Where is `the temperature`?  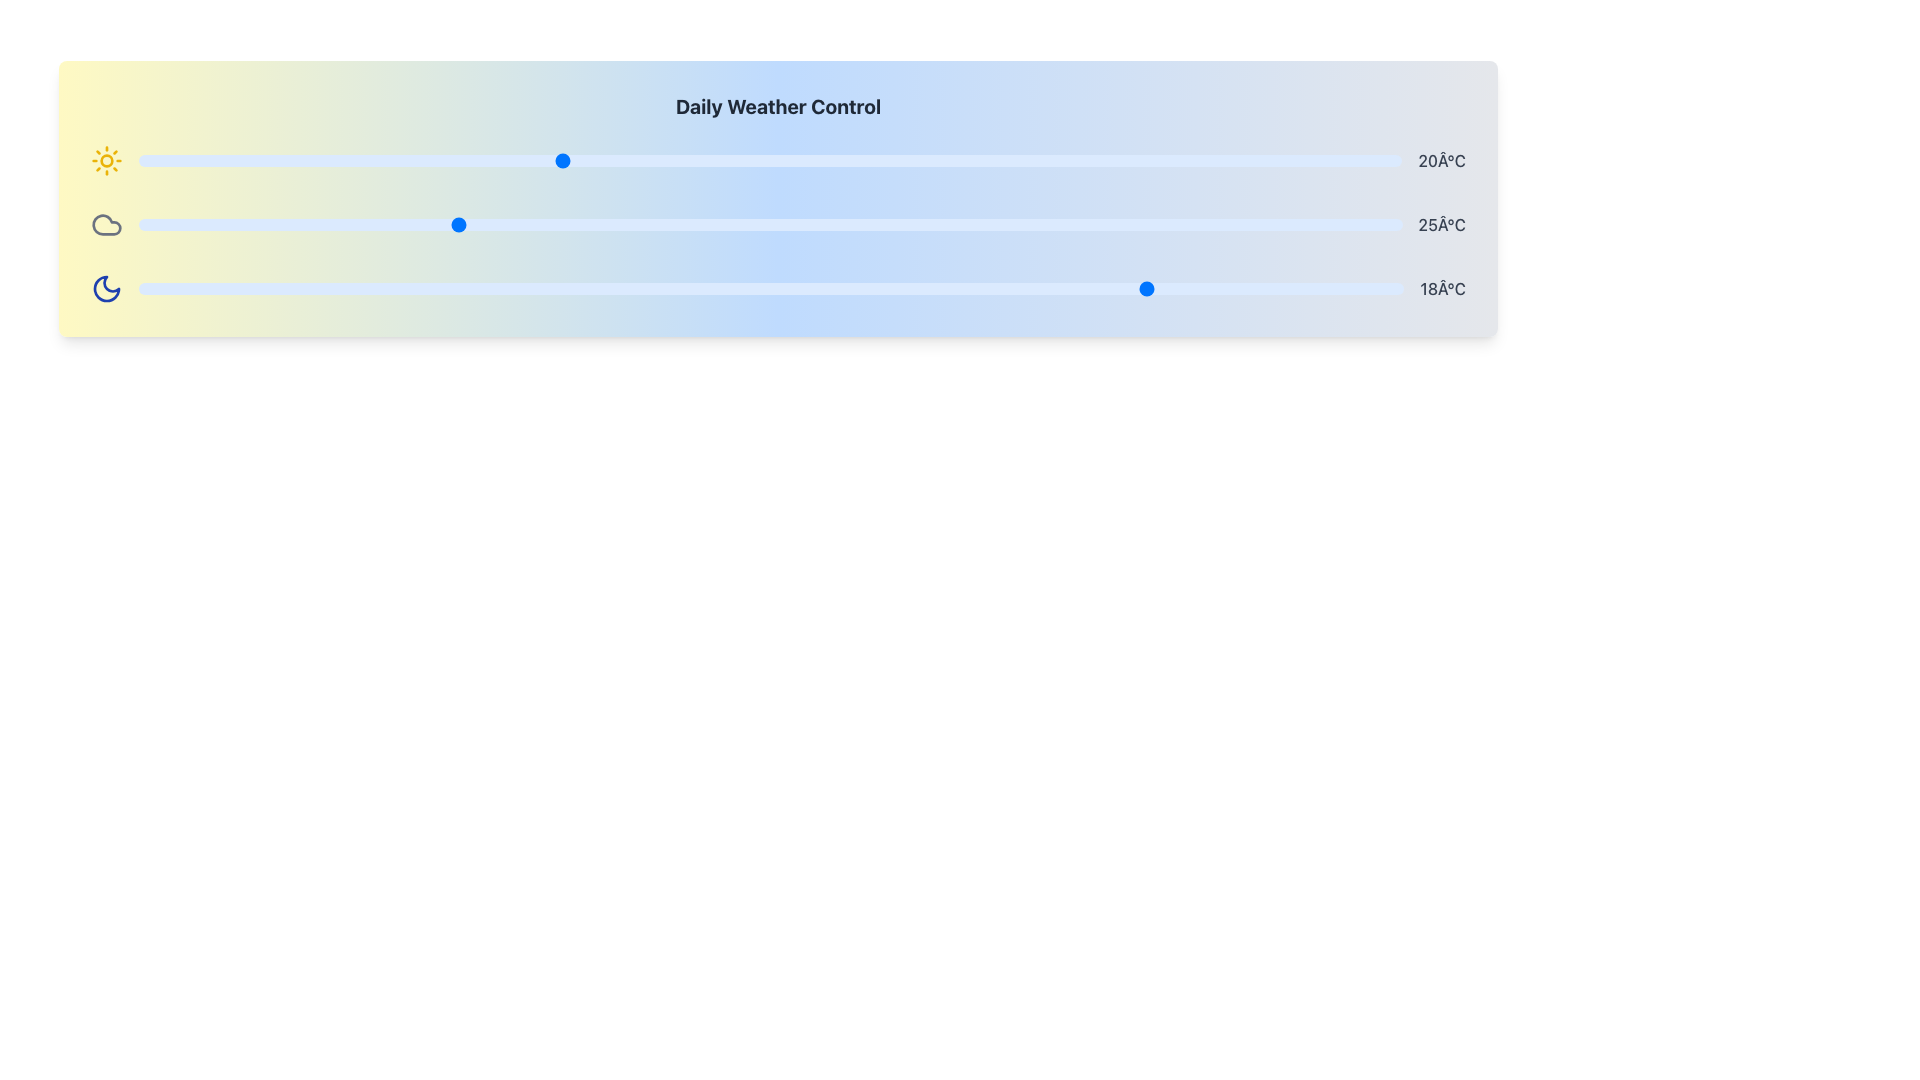 the temperature is located at coordinates (644, 224).